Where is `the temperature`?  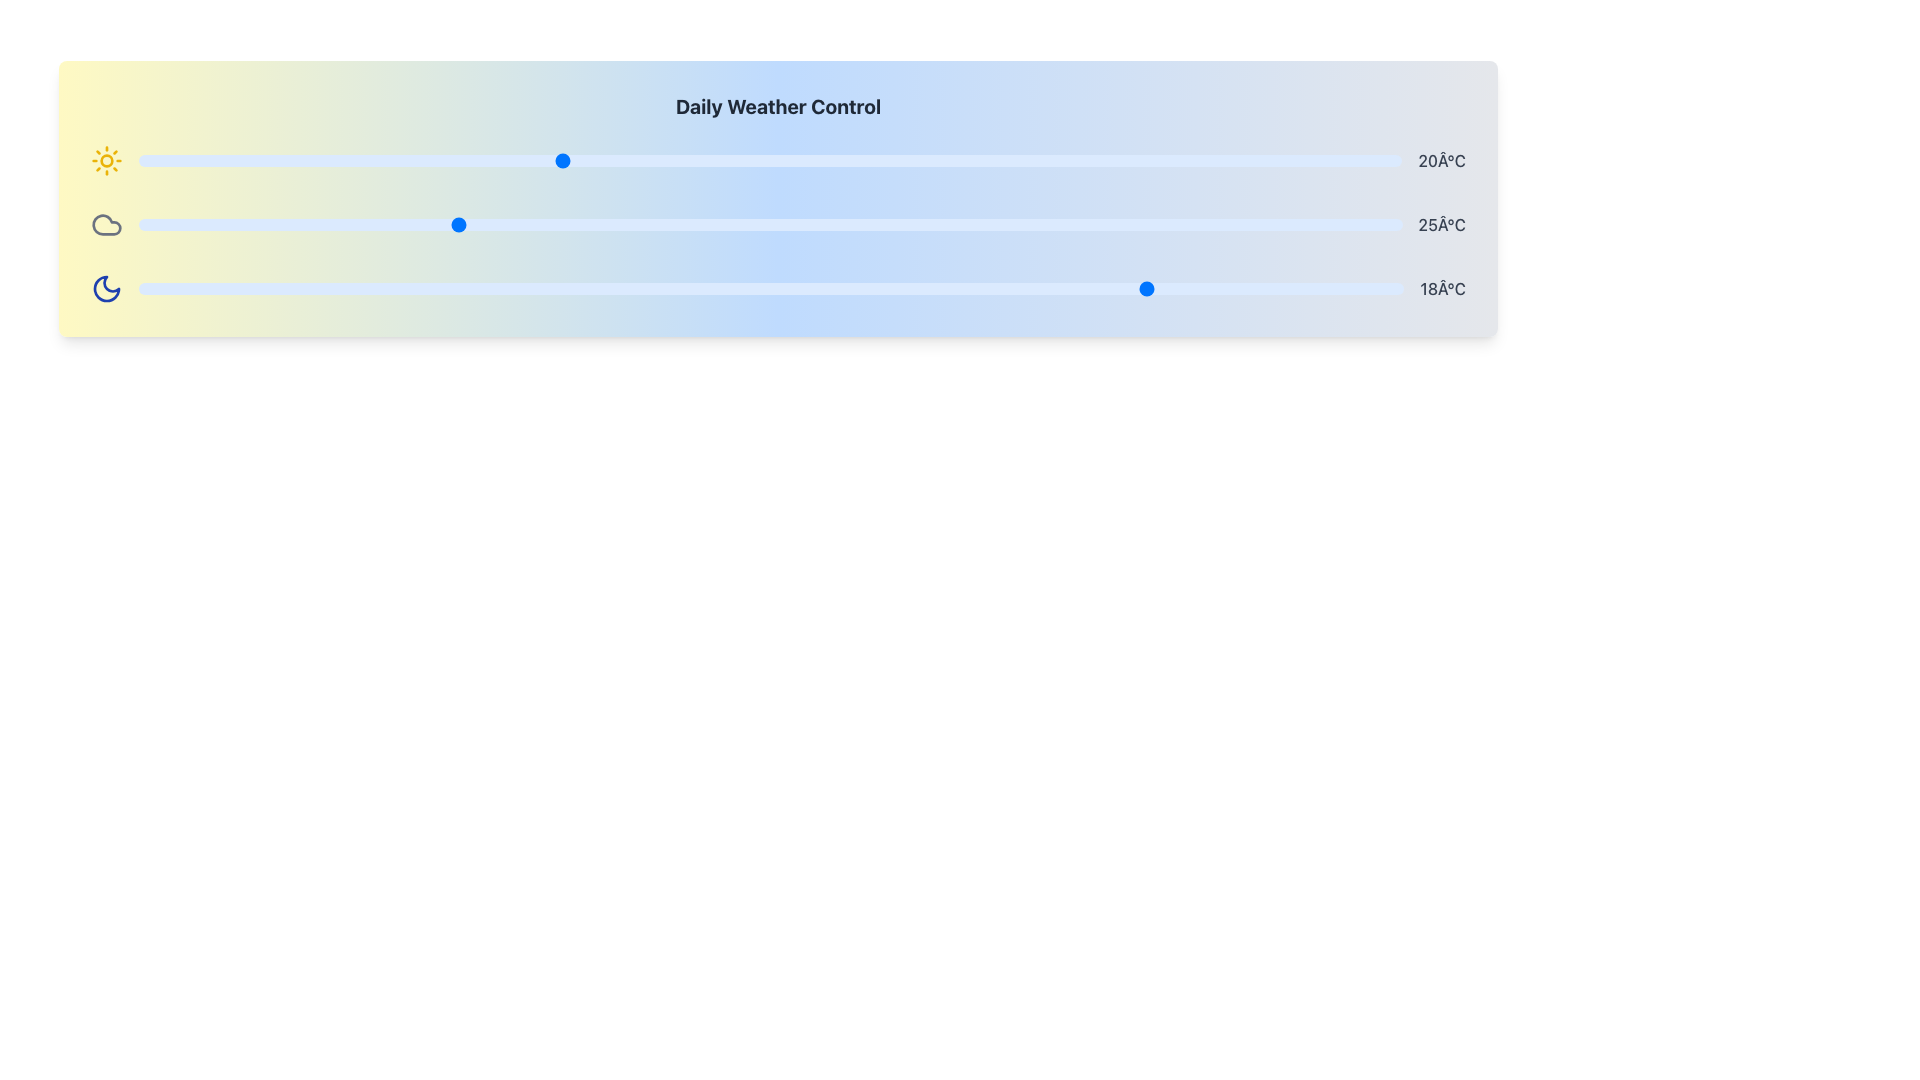 the temperature is located at coordinates (644, 224).